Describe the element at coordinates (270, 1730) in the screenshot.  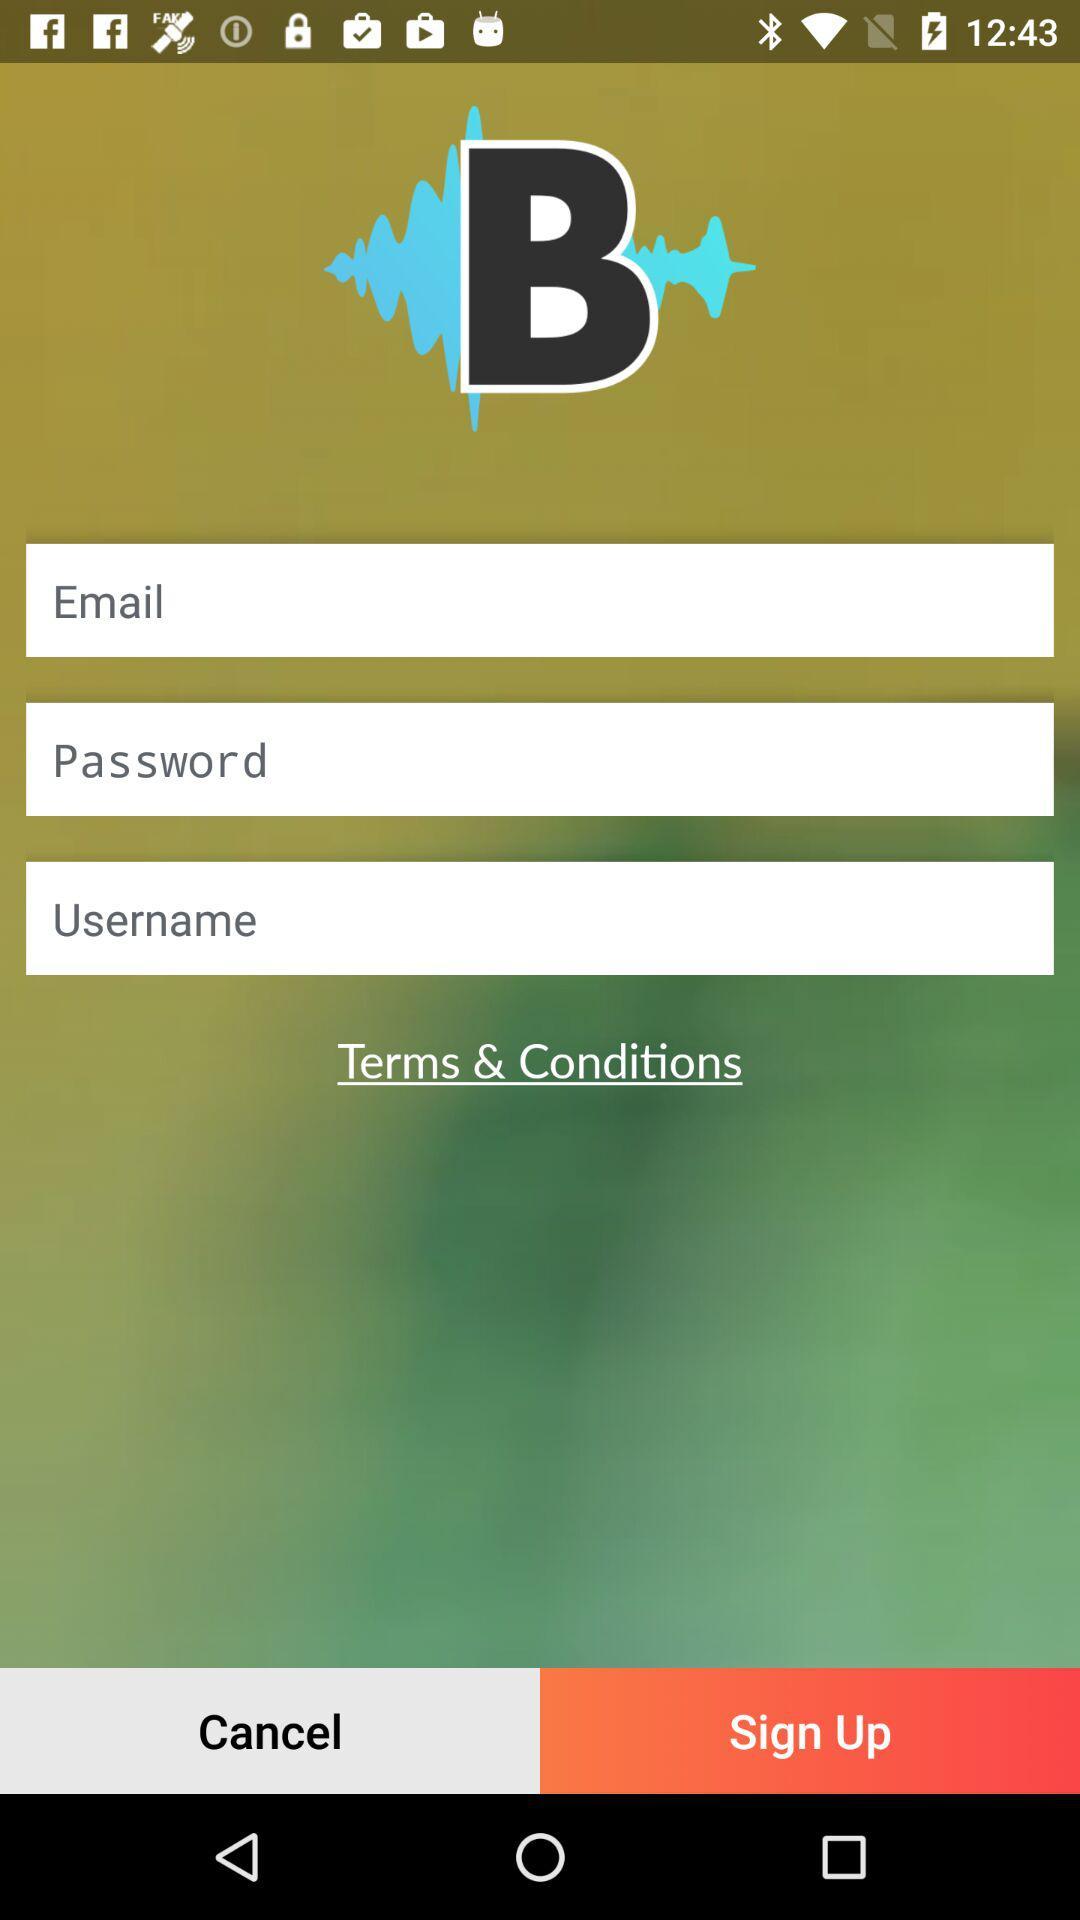
I see `icon next to the sign up item` at that location.